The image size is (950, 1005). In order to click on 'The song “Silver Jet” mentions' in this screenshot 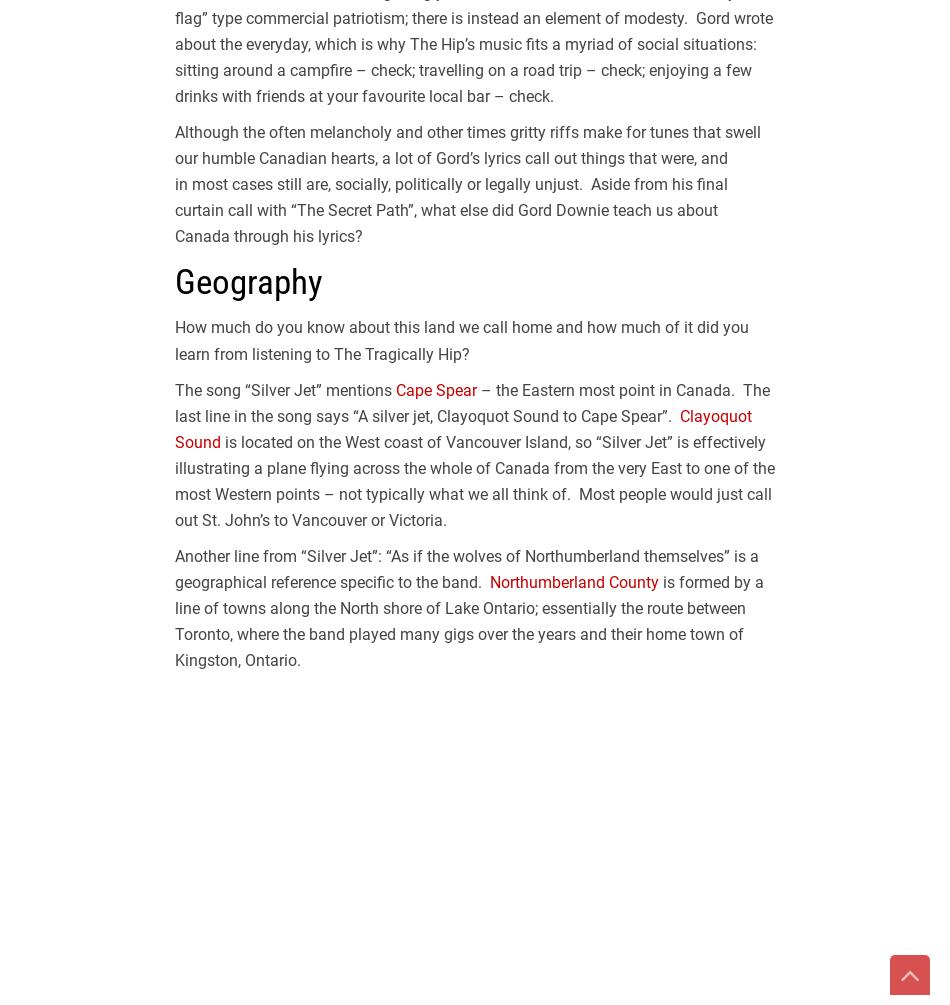, I will do `click(174, 389)`.